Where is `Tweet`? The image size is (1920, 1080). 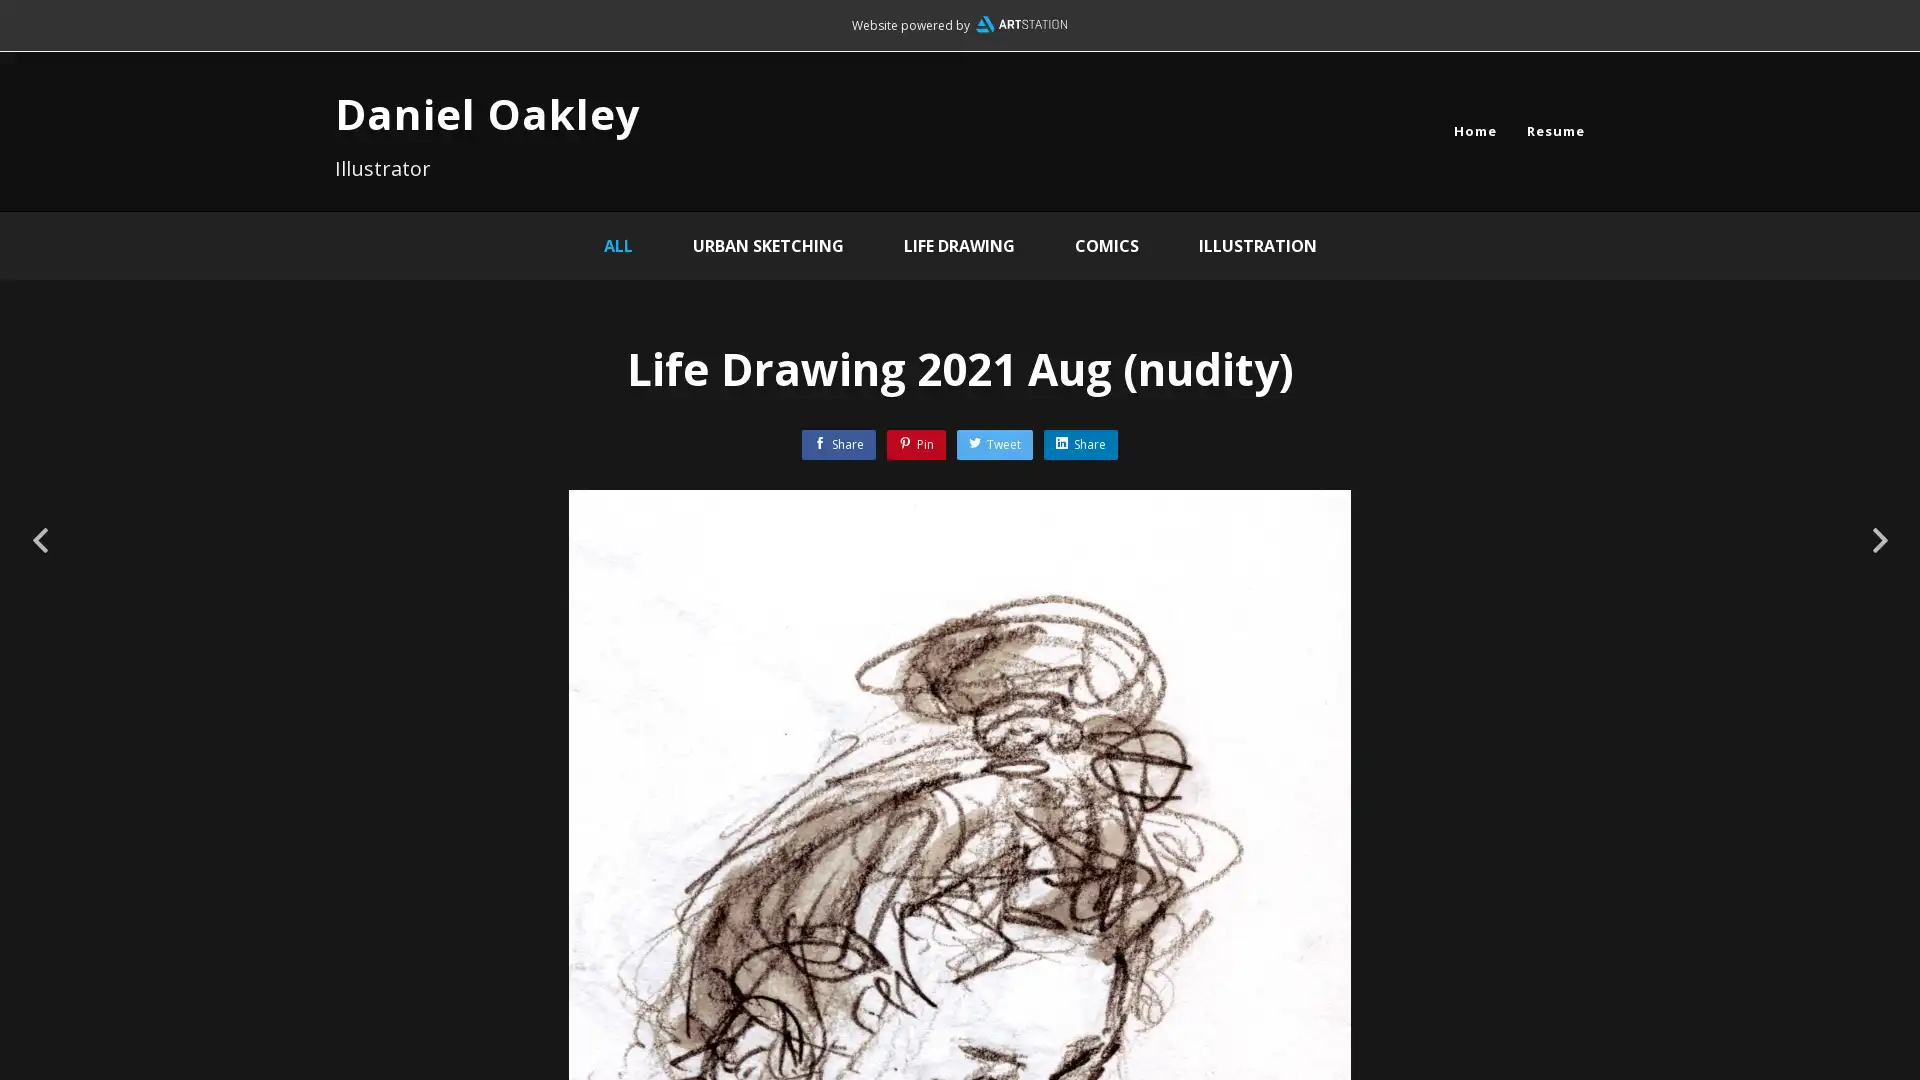 Tweet is located at coordinates (994, 443).